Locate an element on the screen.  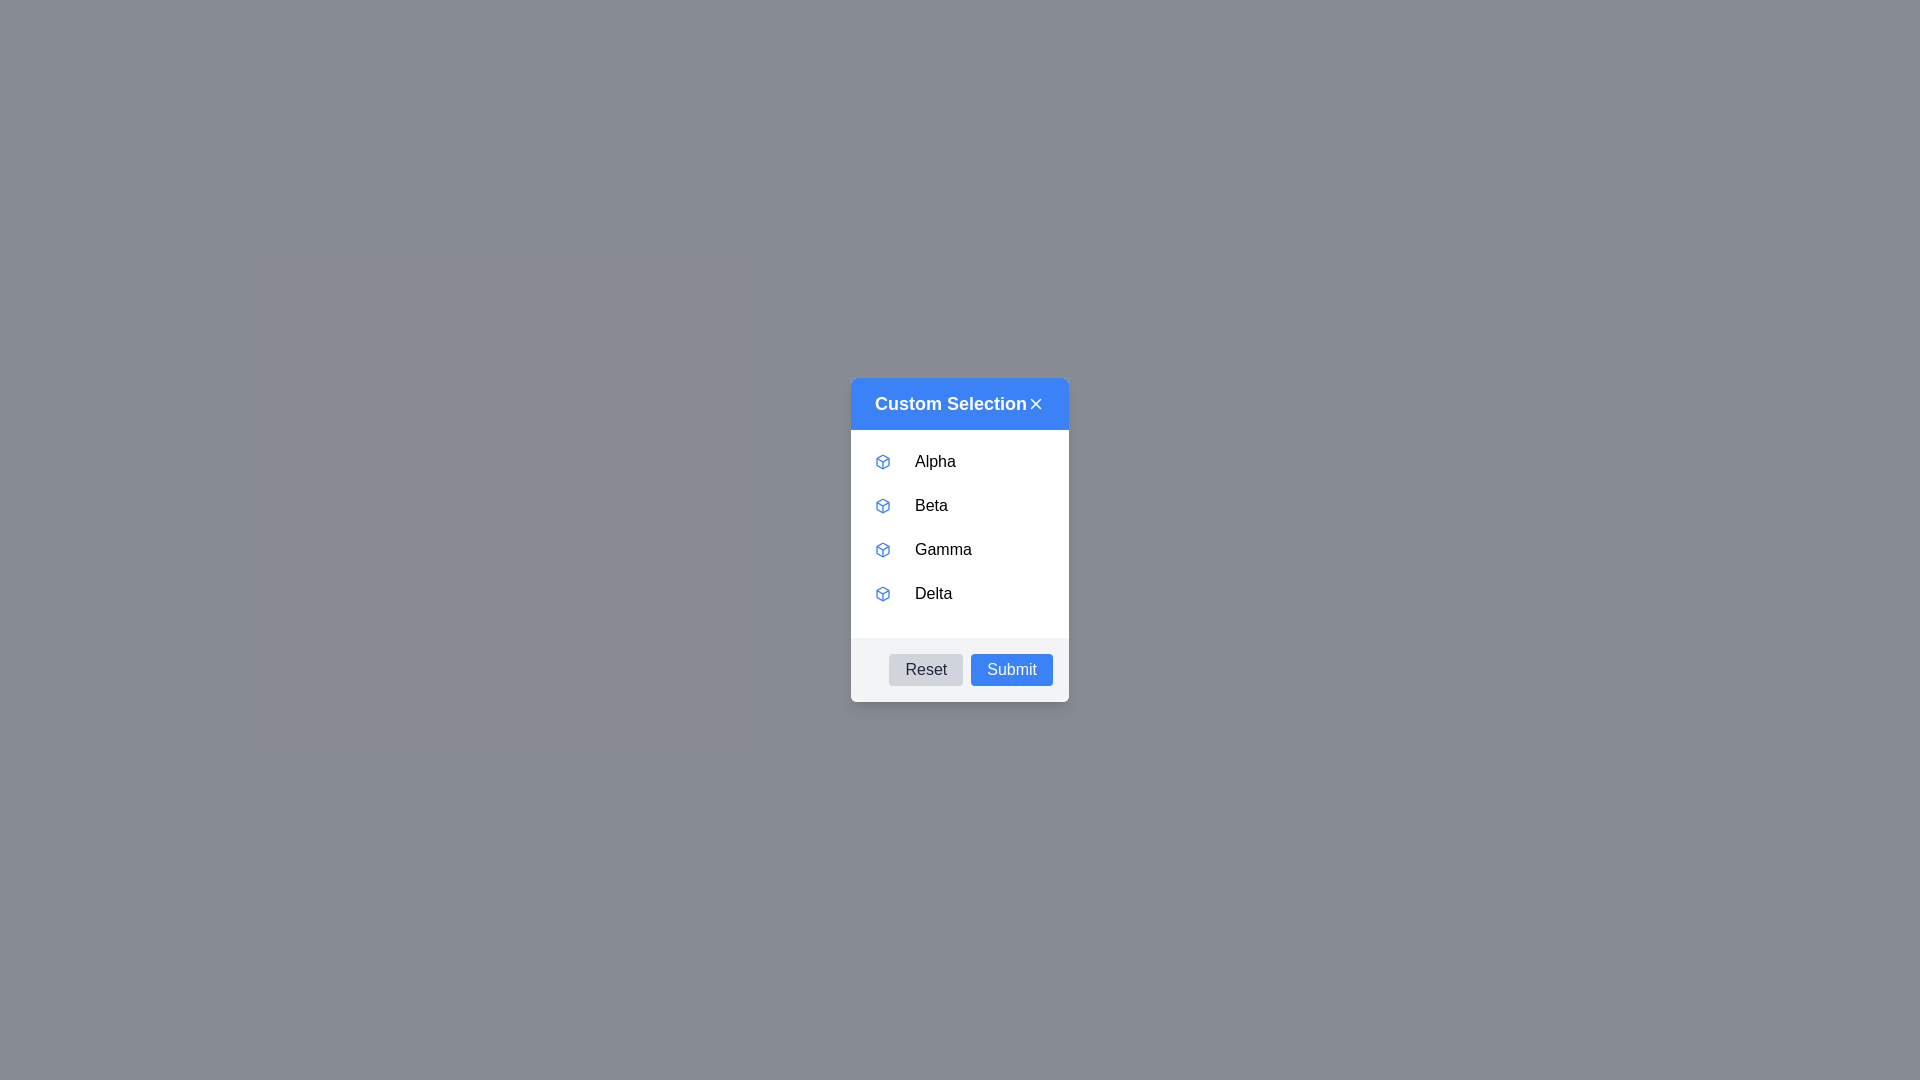
the first row of the vertical list labeled 'Alpha' is located at coordinates (960, 462).